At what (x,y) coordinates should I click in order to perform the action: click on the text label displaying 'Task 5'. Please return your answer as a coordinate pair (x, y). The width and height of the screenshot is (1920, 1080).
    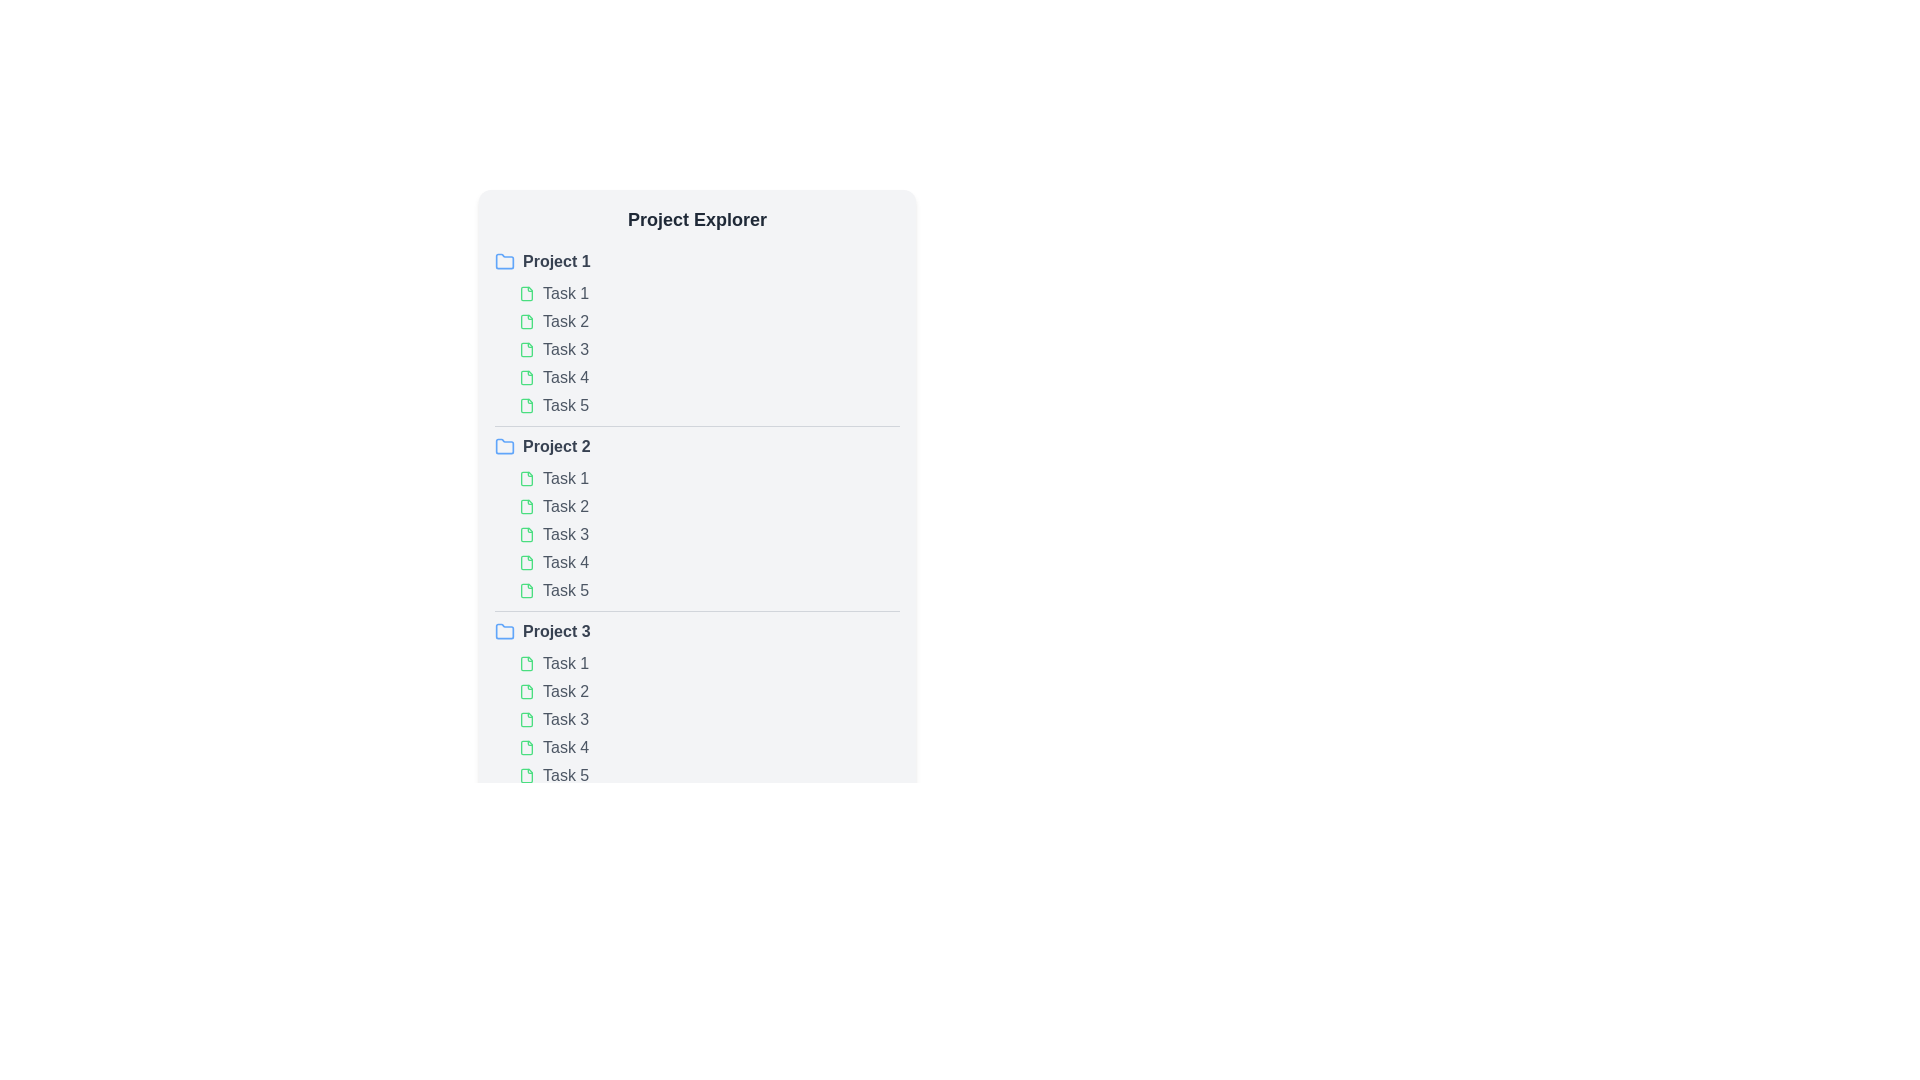
    Looking at the image, I should click on (565, 589).